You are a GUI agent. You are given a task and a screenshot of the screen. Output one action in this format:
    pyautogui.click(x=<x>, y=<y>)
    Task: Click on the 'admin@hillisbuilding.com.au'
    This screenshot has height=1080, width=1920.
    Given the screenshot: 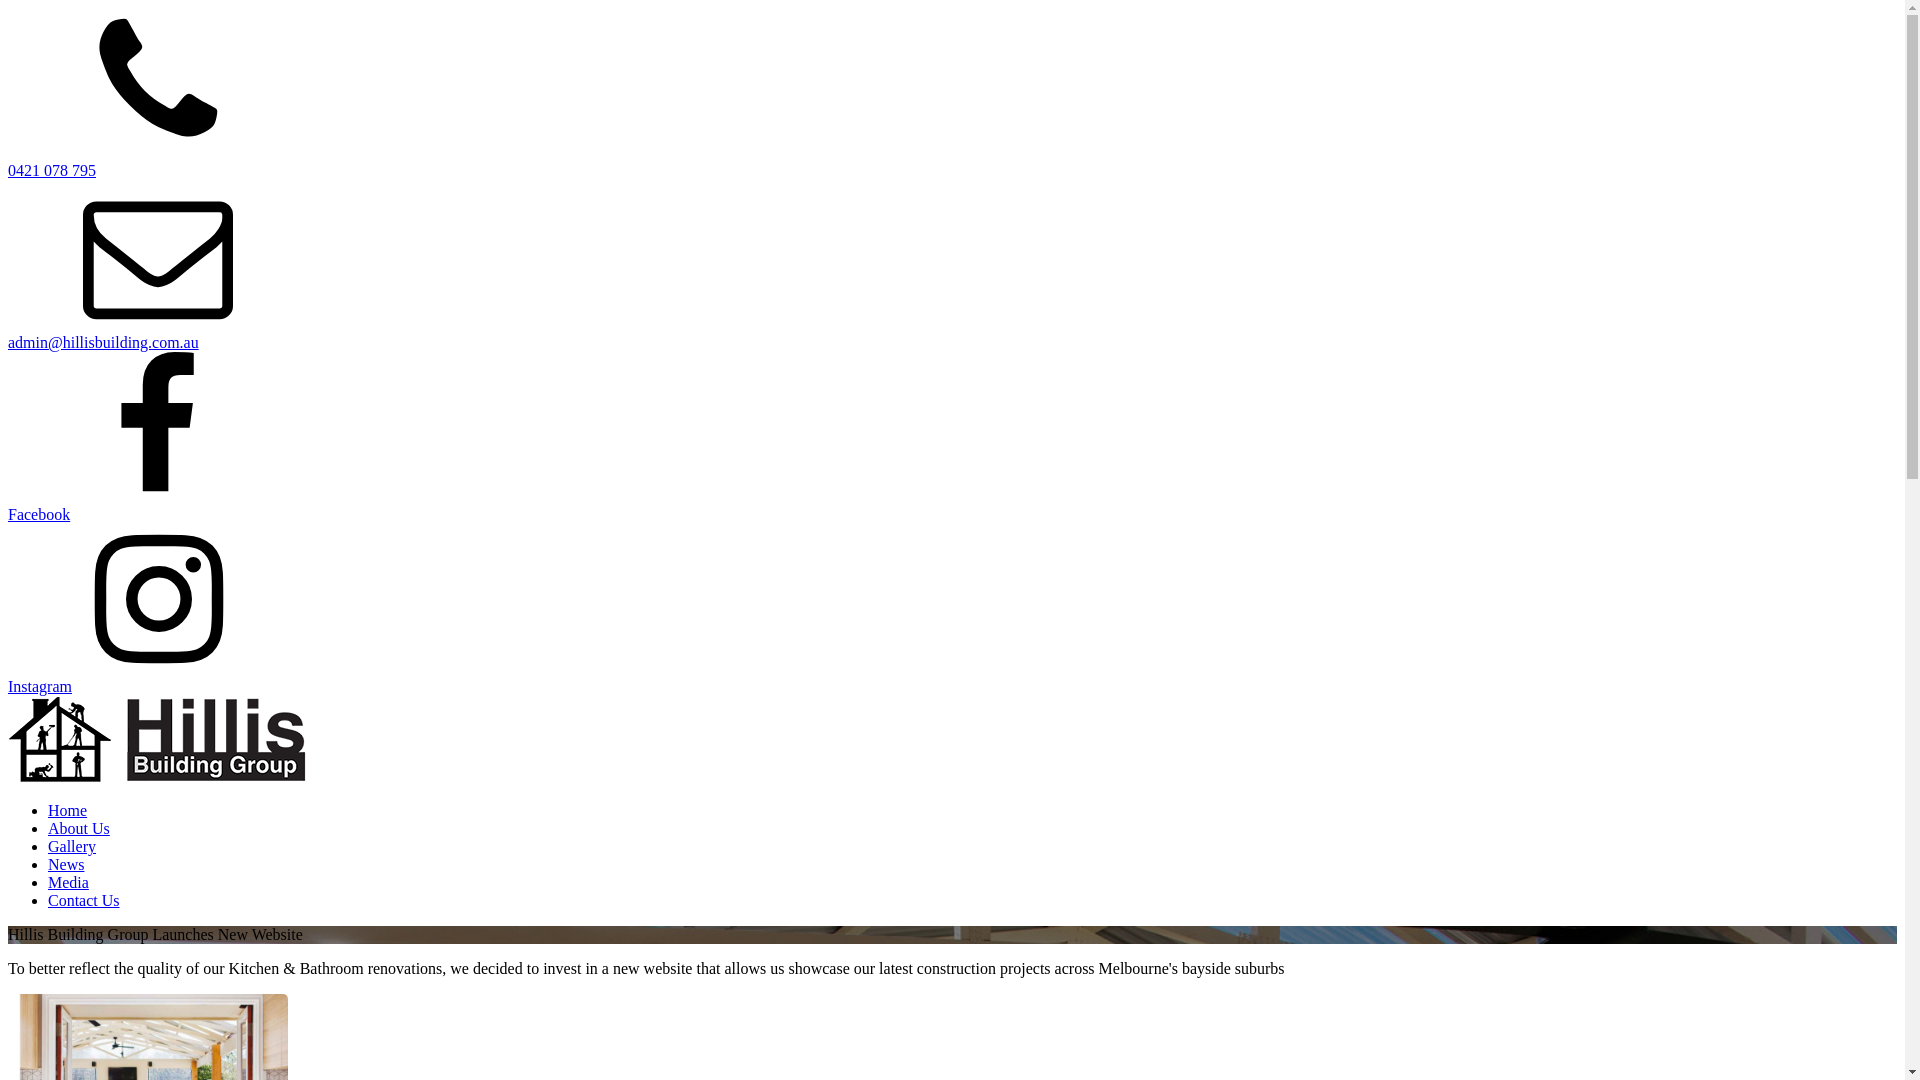 What is the action you would take?
    pyautogui.click(x=102, y=341)
    